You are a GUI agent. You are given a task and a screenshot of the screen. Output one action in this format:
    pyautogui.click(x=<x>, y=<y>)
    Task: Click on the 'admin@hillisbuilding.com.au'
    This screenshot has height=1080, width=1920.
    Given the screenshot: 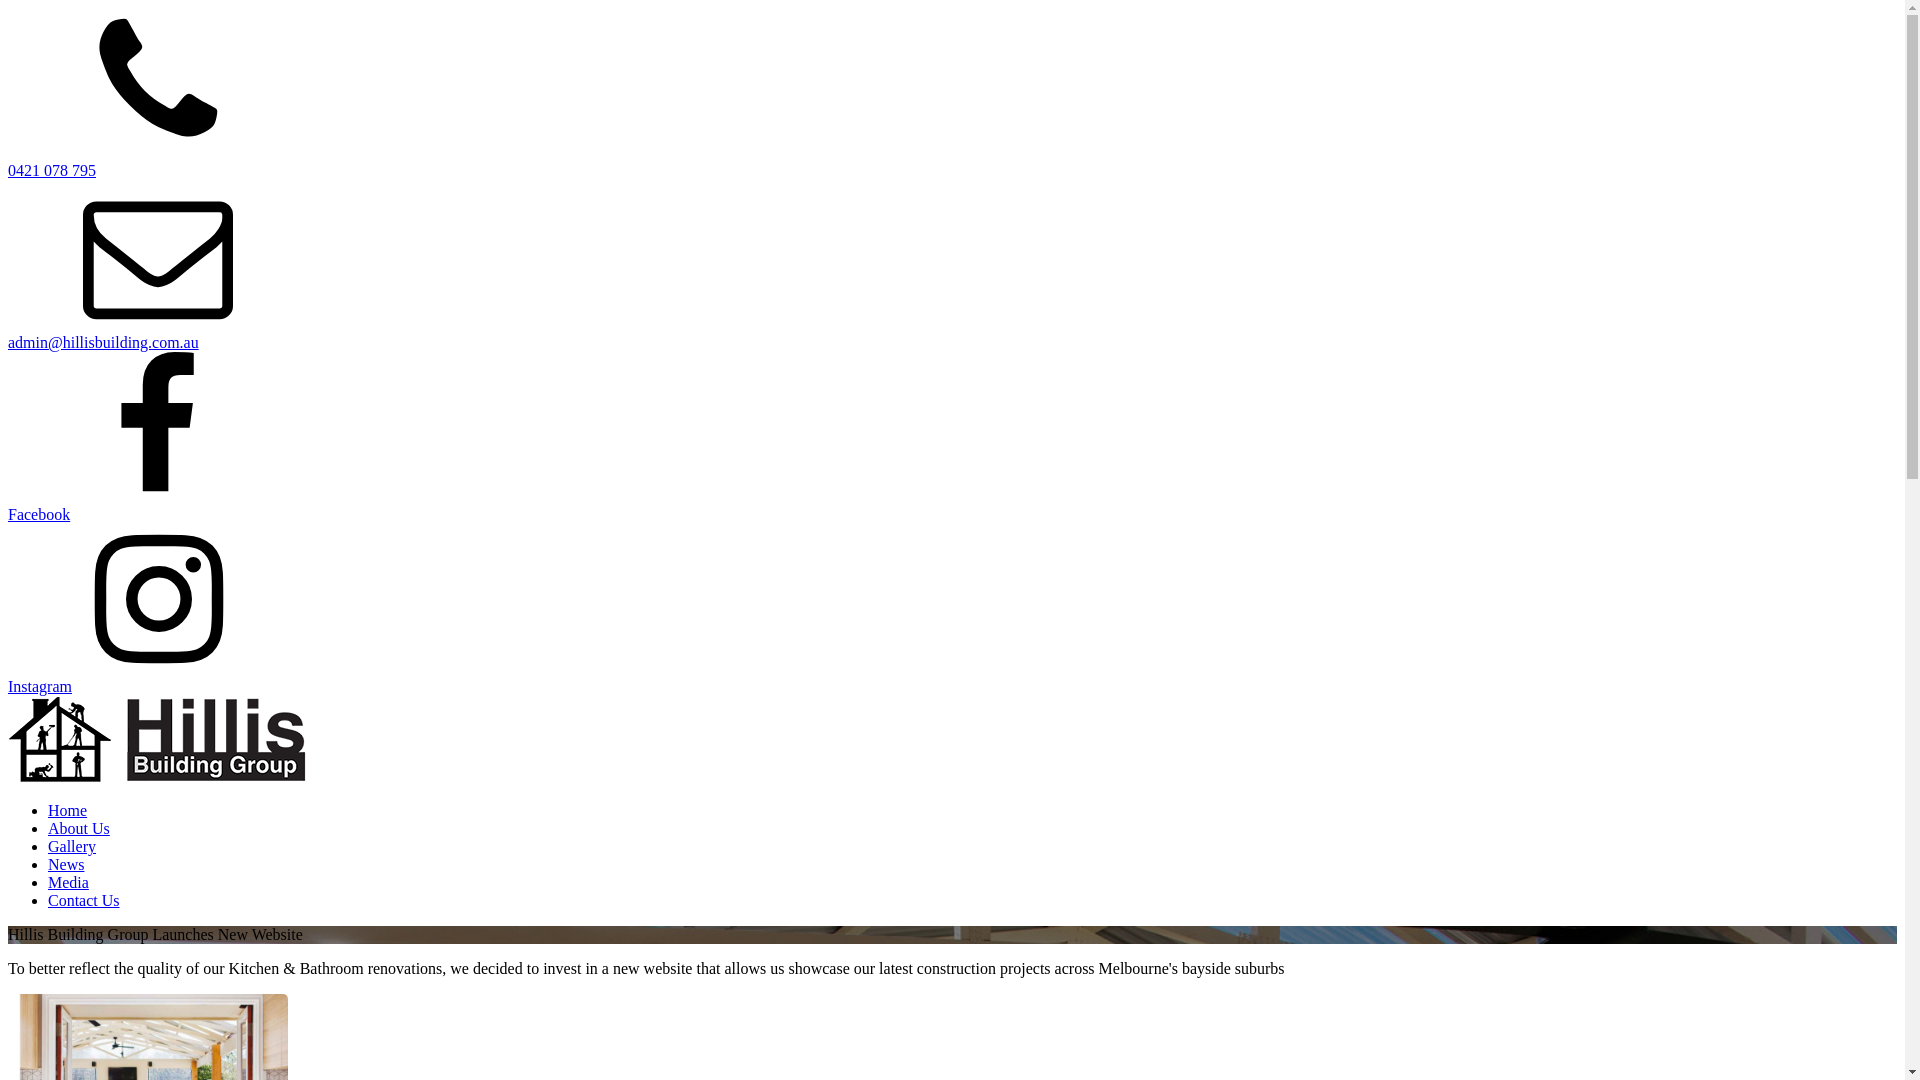 What is the action you would take?
    pyautogui.click(x=102, y=341)
    